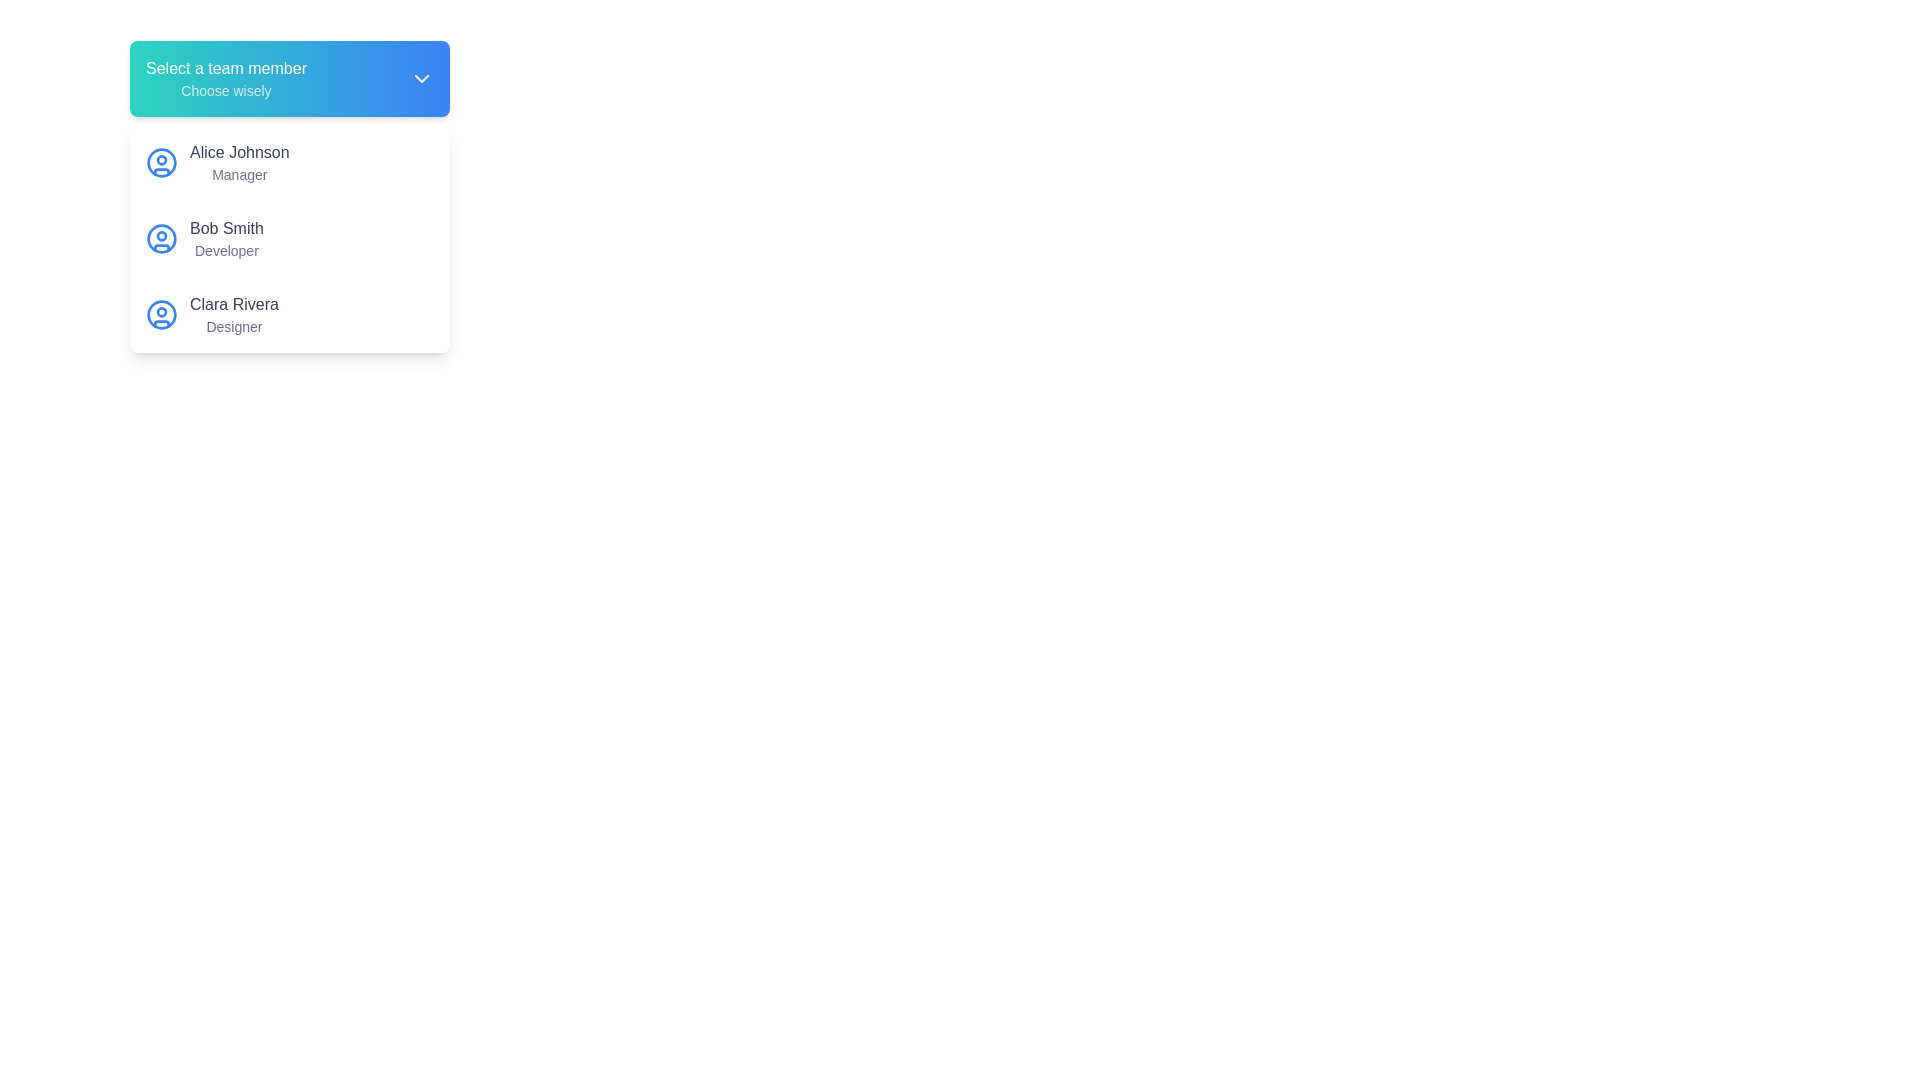  What do you see at coordinates (239, 161) in the screenshot?
I see `the first text block in the selection menu that displays the name and role of a team member, located immediately below the 'Select a team member' dropdown` at bounding box center [239, 161].